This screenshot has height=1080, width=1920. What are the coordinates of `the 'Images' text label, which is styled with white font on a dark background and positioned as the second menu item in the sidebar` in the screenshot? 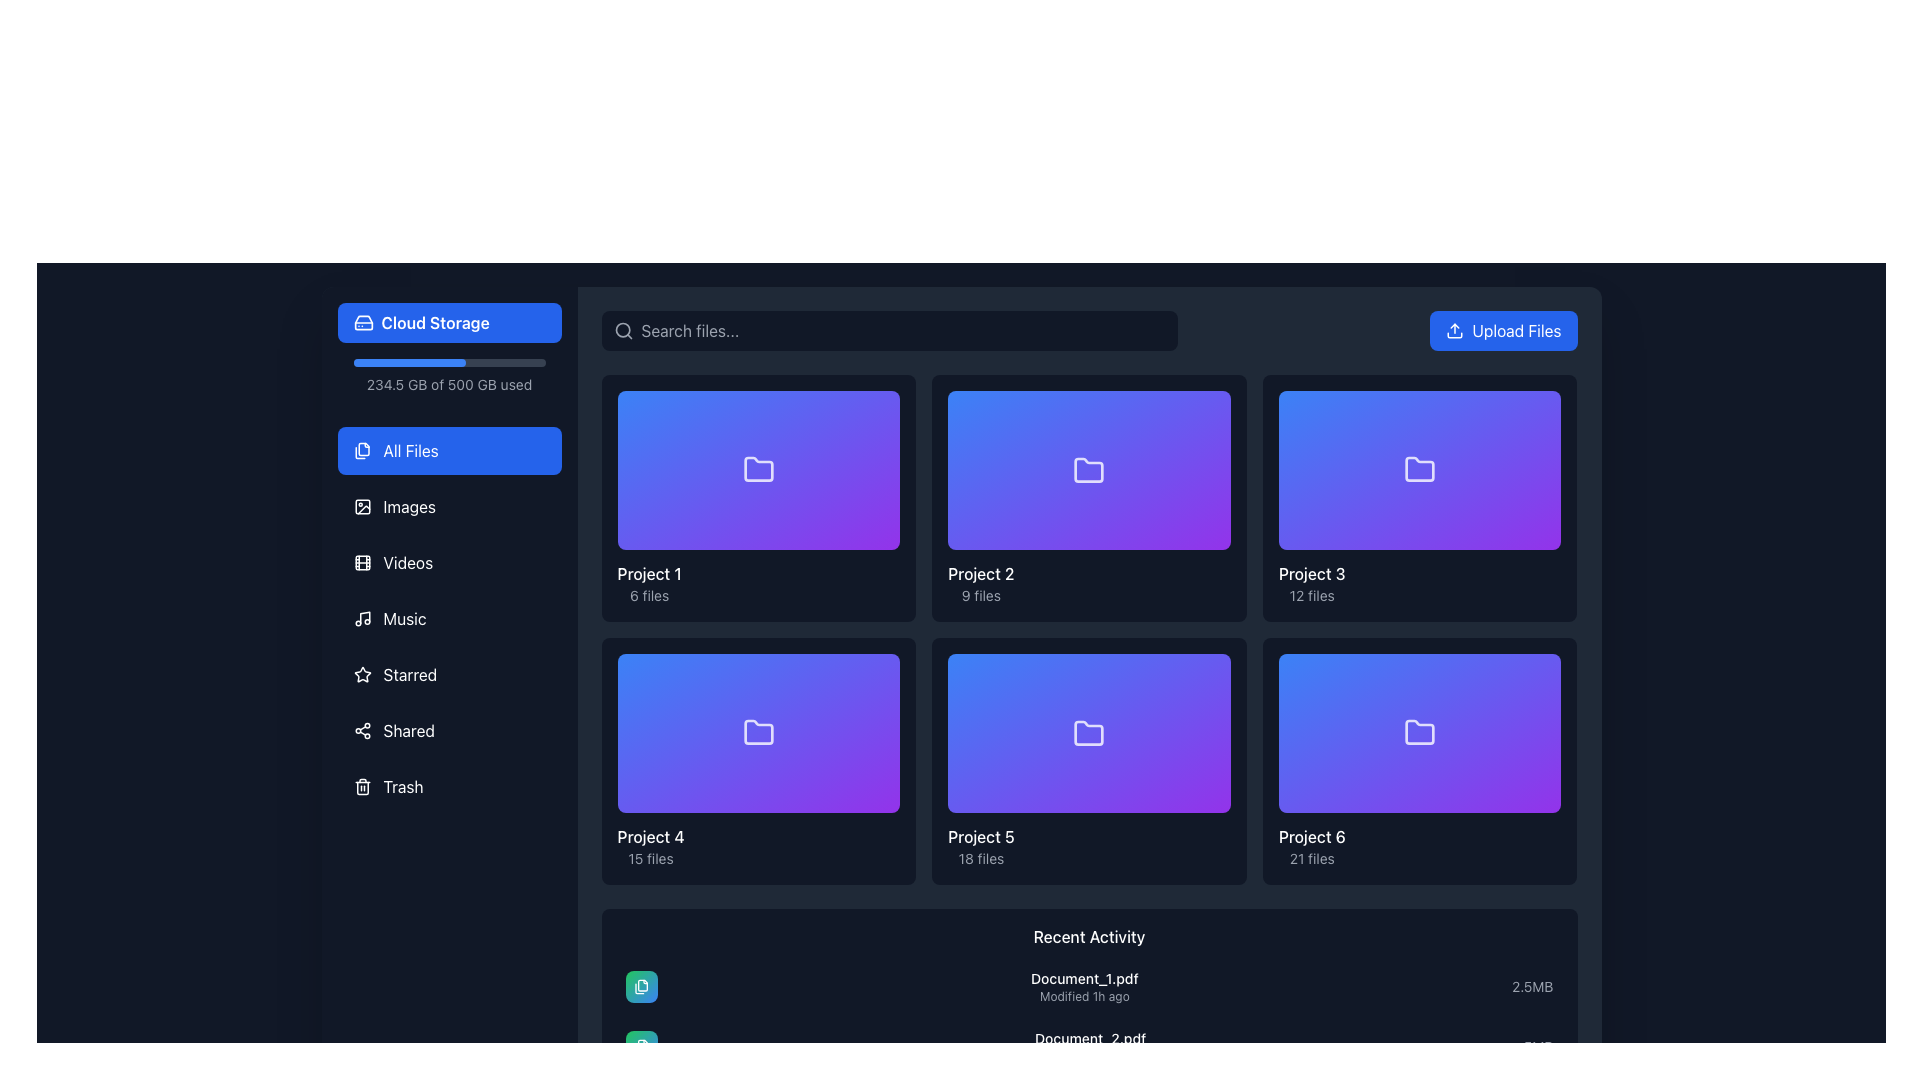 It's located at (408, 505).